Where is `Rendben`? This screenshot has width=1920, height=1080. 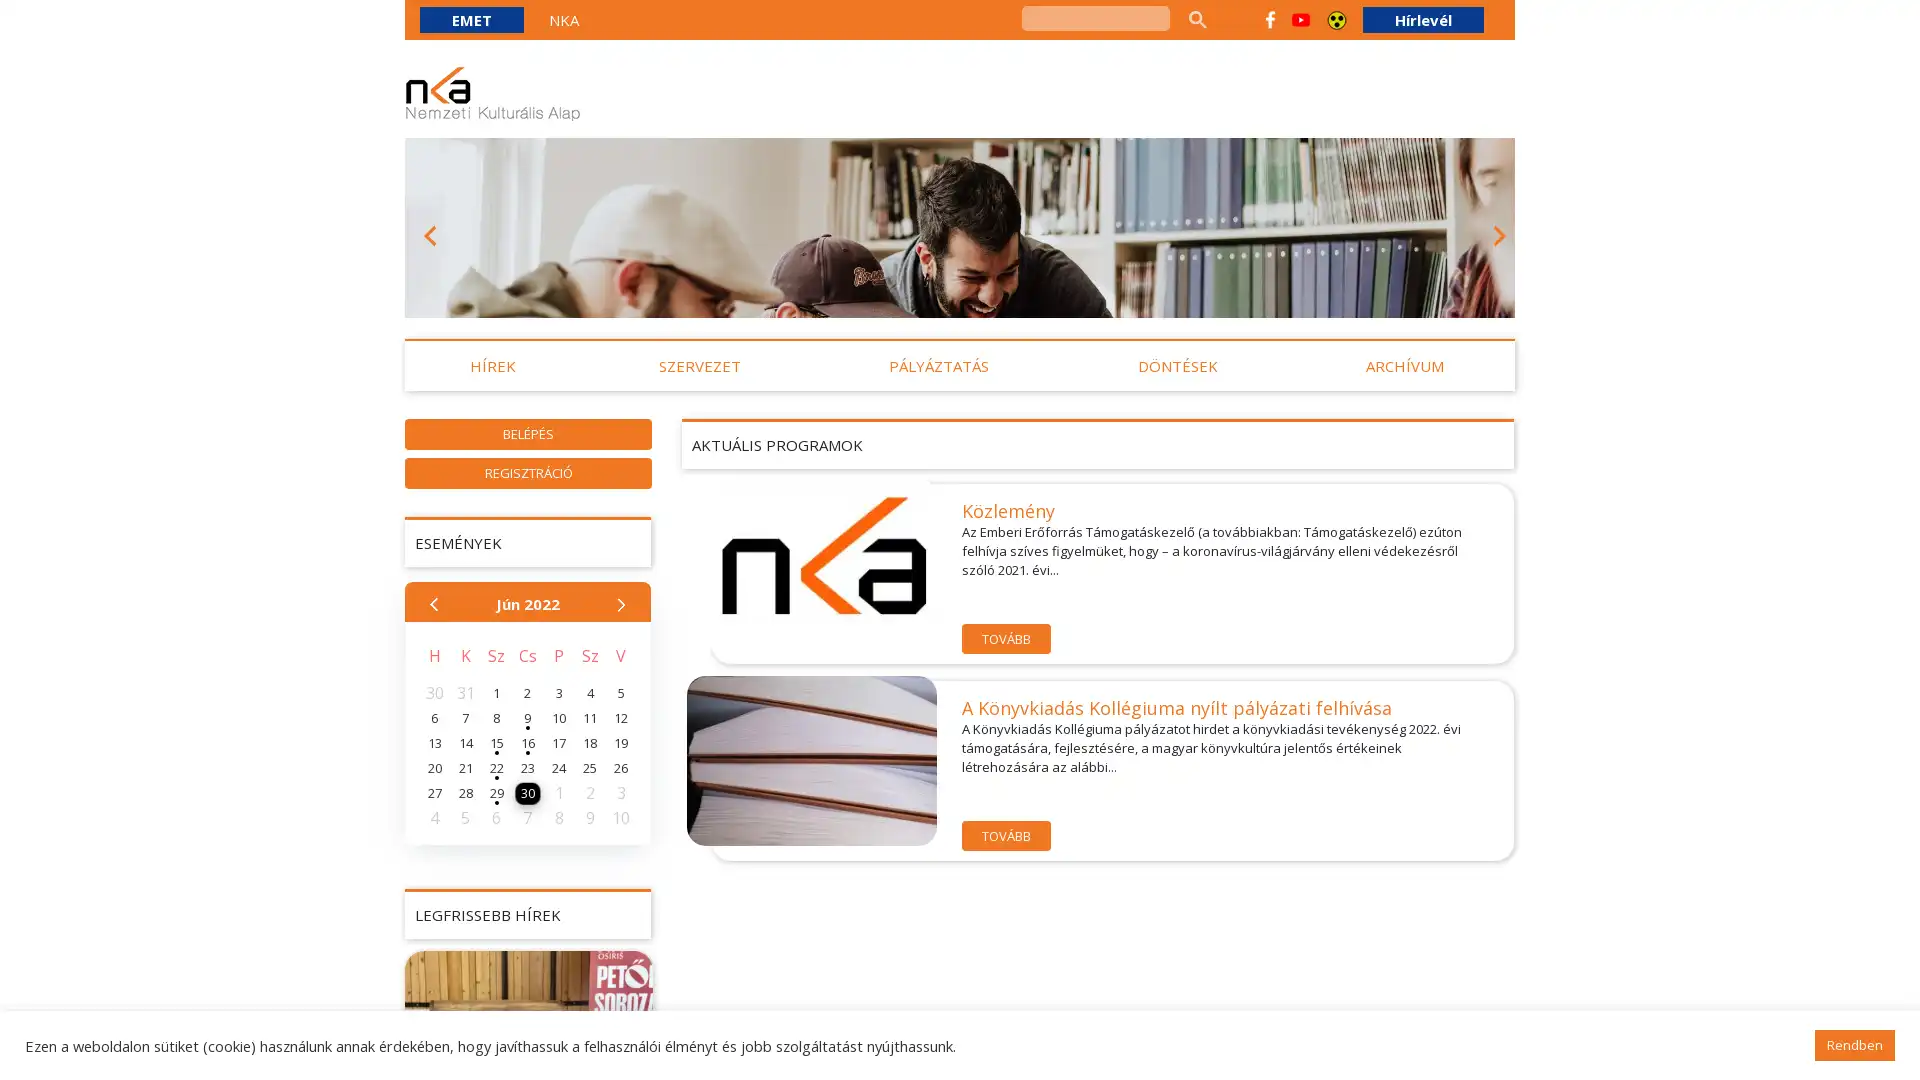 Rendben is located at coordinates (1853, 1044).